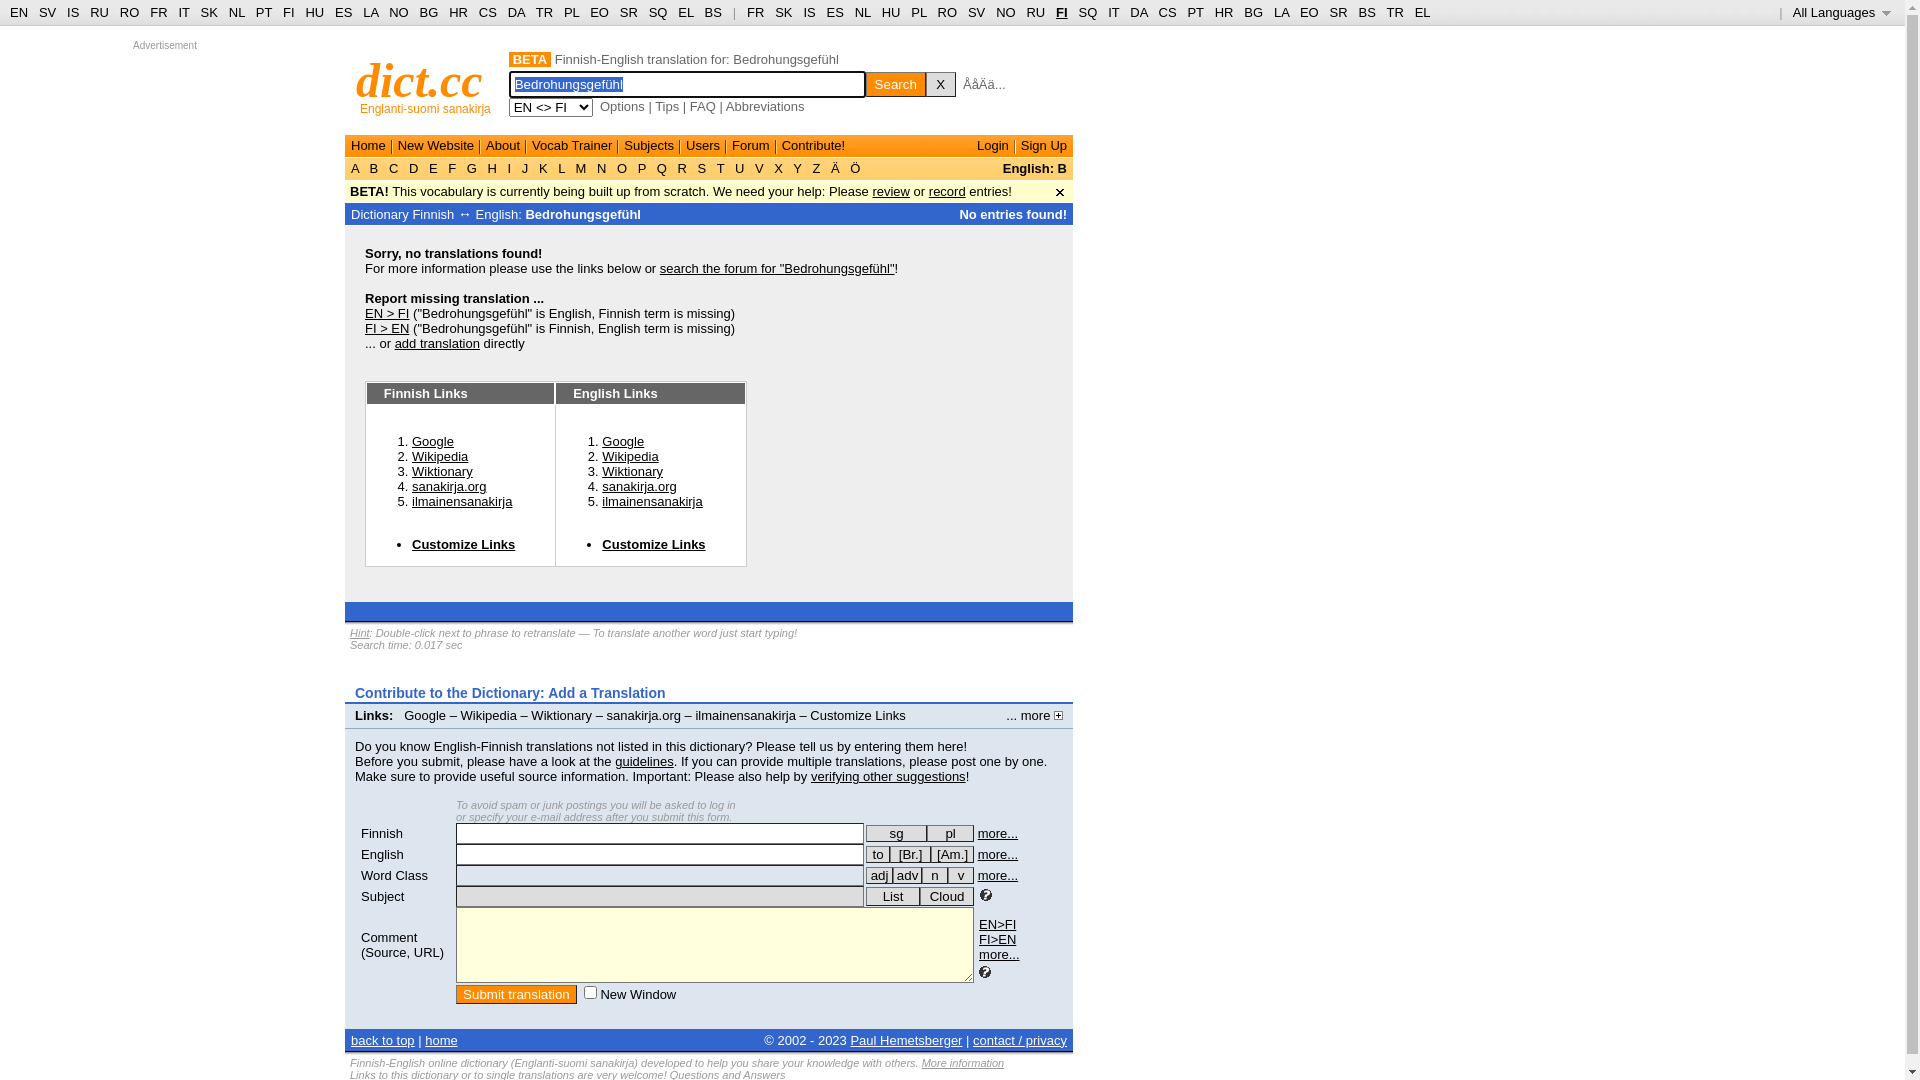 The height and width of the screenshot is (1080, 1920). Describe the element at coordinates (209, 12) in the screenshot. I see `'SK'` at that location.